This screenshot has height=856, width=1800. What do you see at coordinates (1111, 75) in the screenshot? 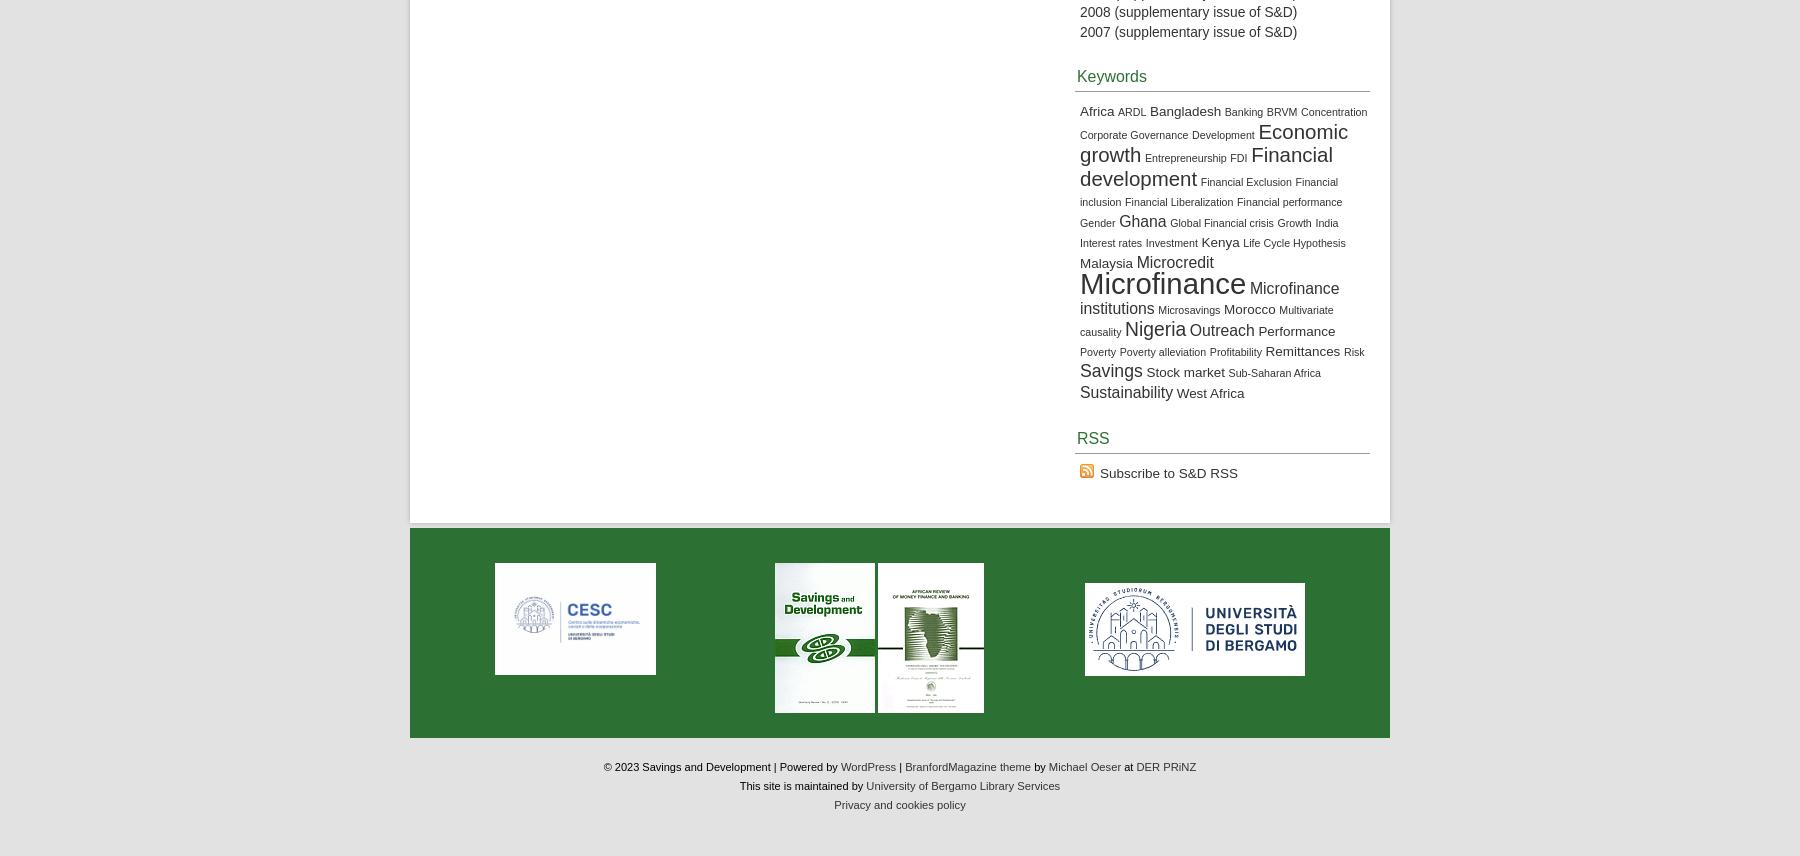
I see `'Keywords'` at bounding box center [1111, 75].